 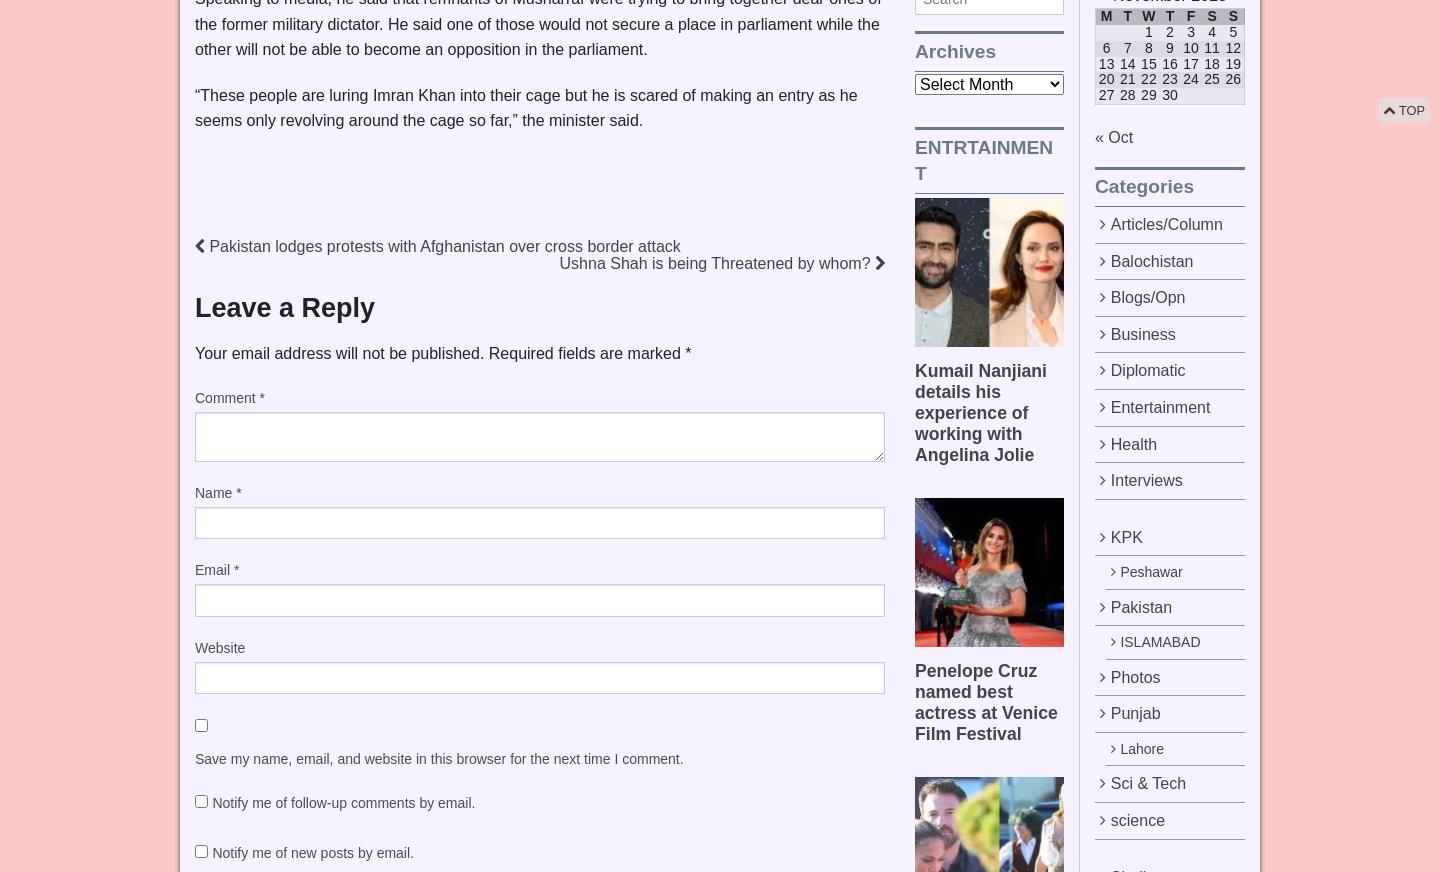 I want to click on '9', so click(x=1169, y=46).